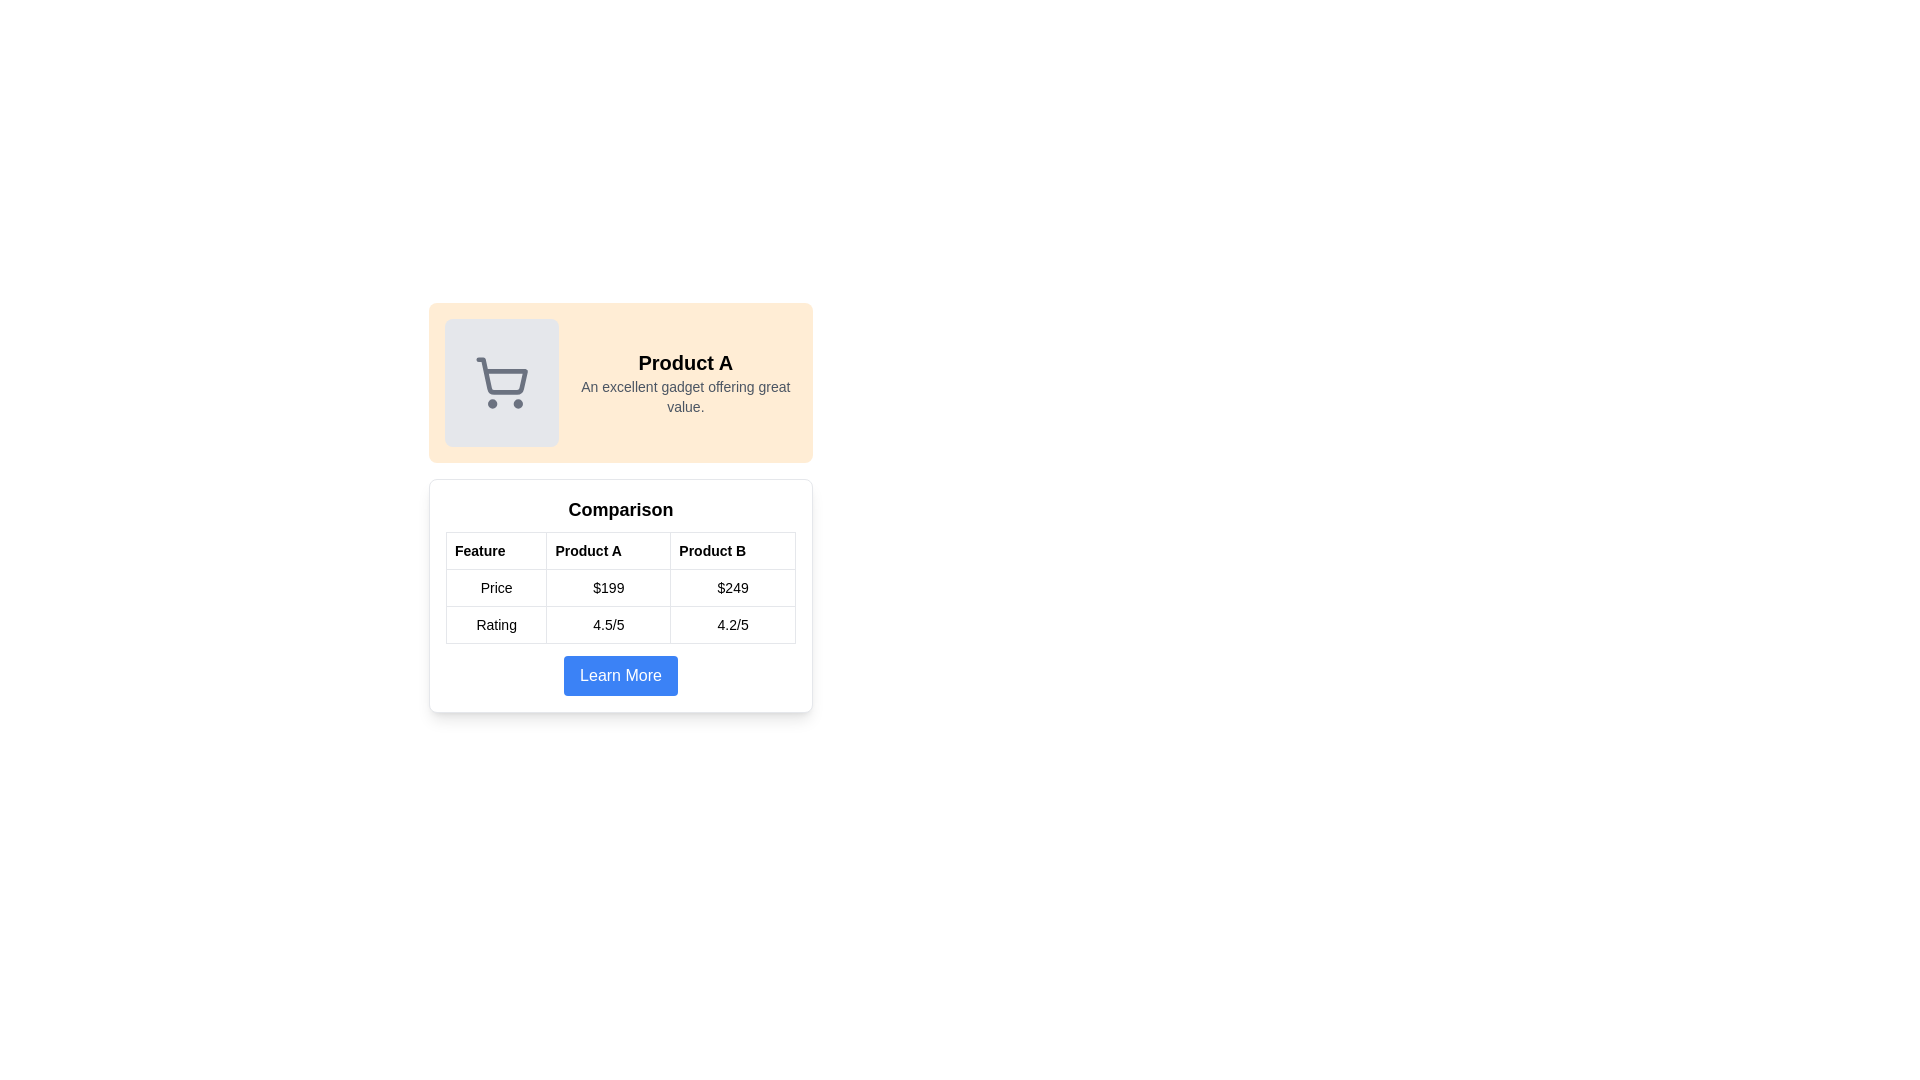  What do you see at coordinates (732, 586) in the screenshot?
I see `static text display representing the price of 'Product B' located in the second column of the comparison table, positioned to the right of the '$199' element for 'Product A'` at bounding box center [732, 586].